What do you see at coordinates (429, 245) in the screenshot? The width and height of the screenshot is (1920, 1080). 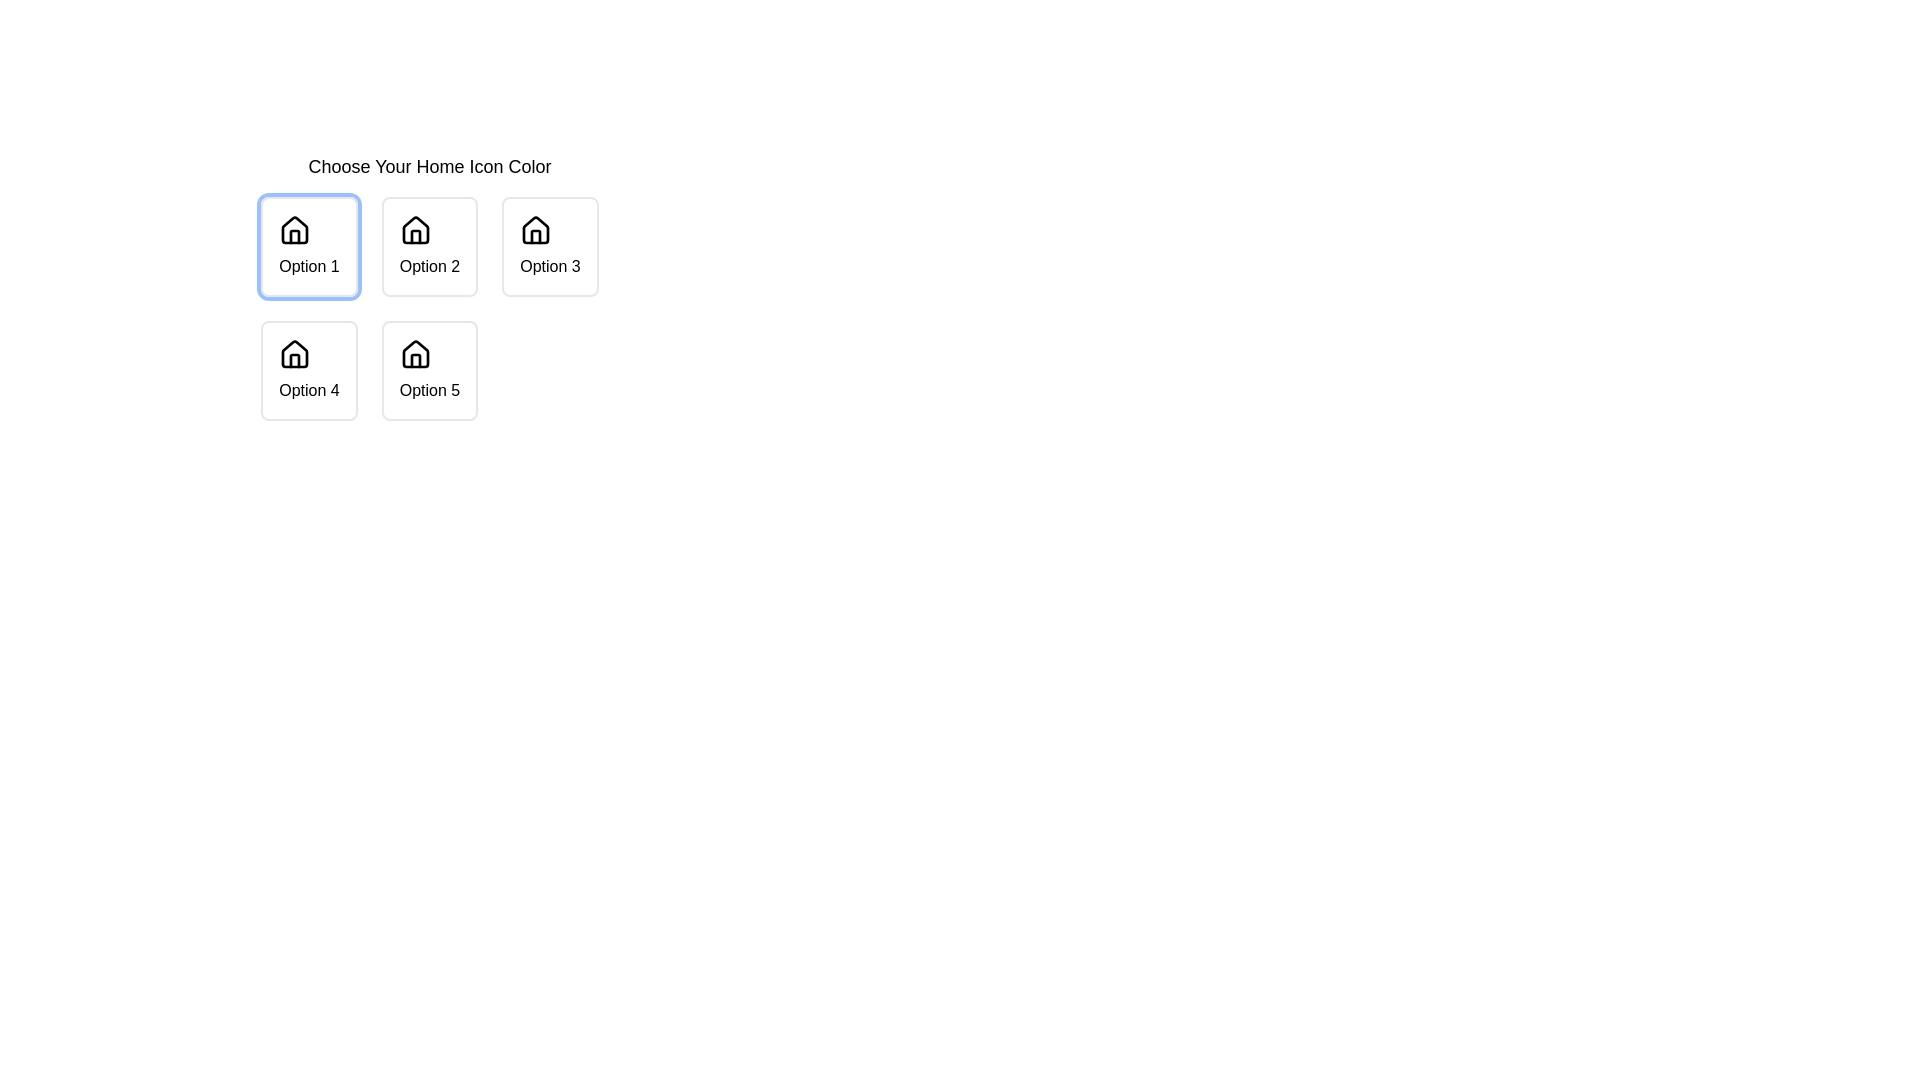 I see `the selectable button labeled 'Option 2' located in the top row, middle column of a 3x2 grid layout` at bounding box center [429, 245].